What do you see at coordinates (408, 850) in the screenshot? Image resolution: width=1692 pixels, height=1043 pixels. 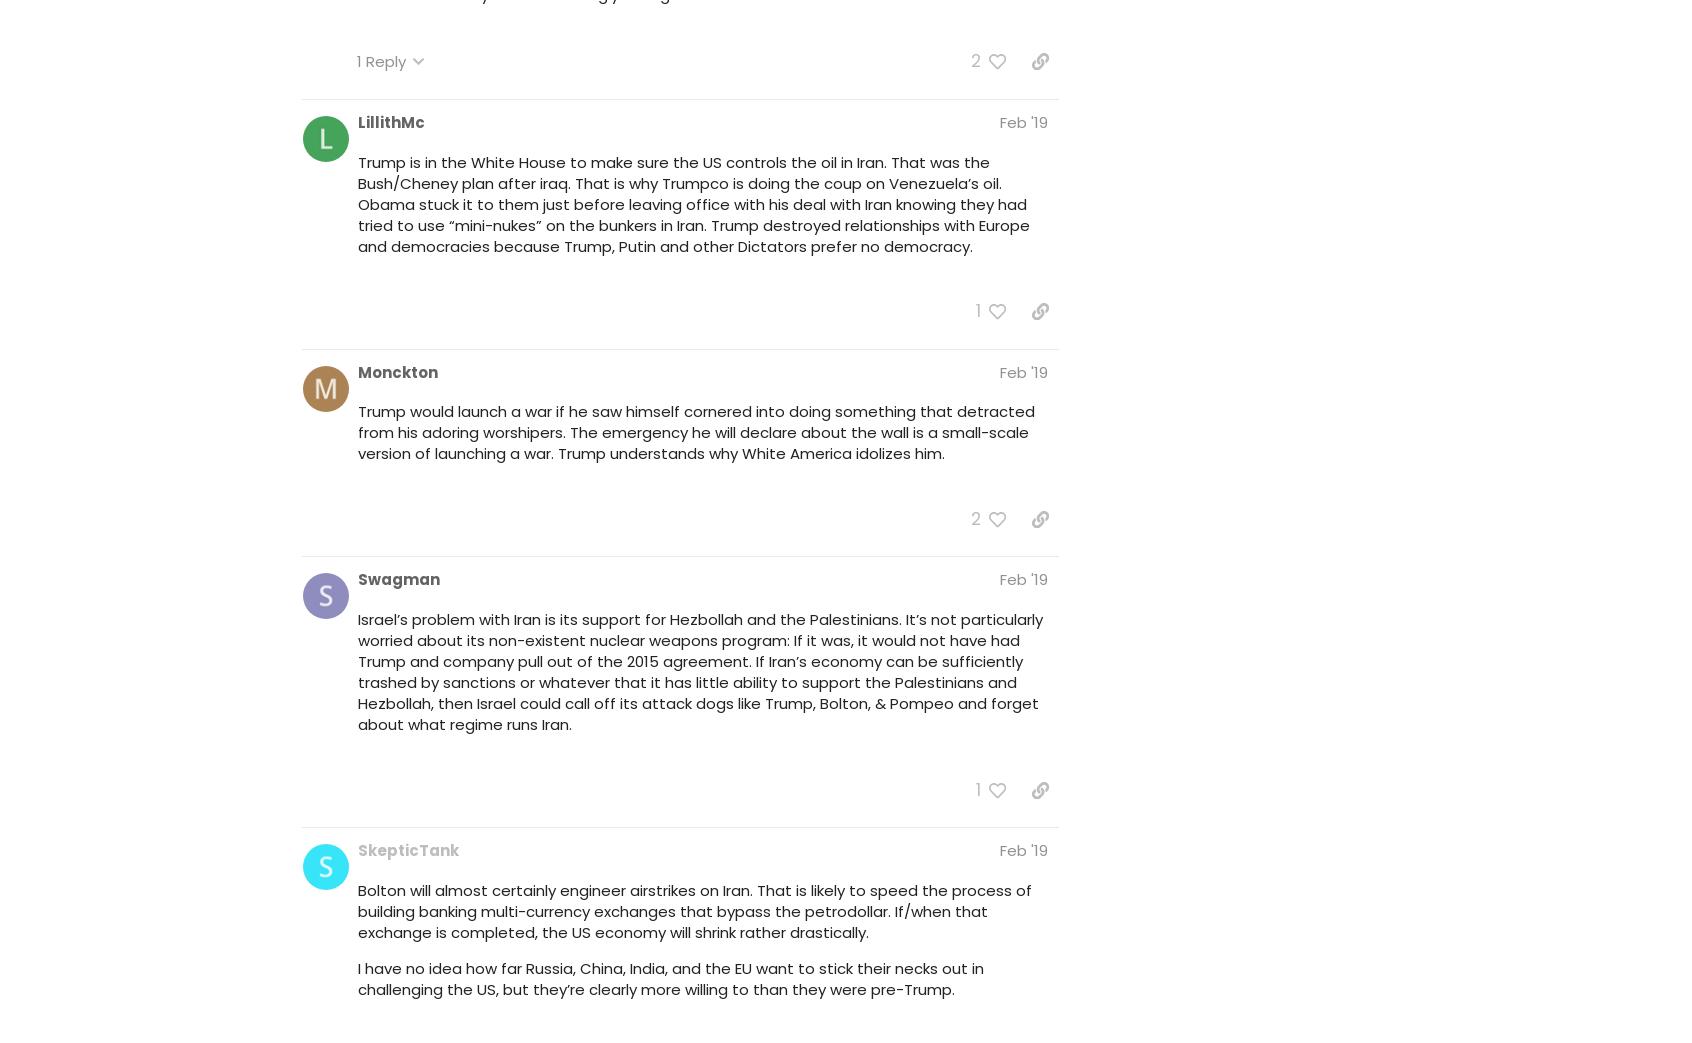 I see `'SkepticTank'` at bounding box center [408, 850].